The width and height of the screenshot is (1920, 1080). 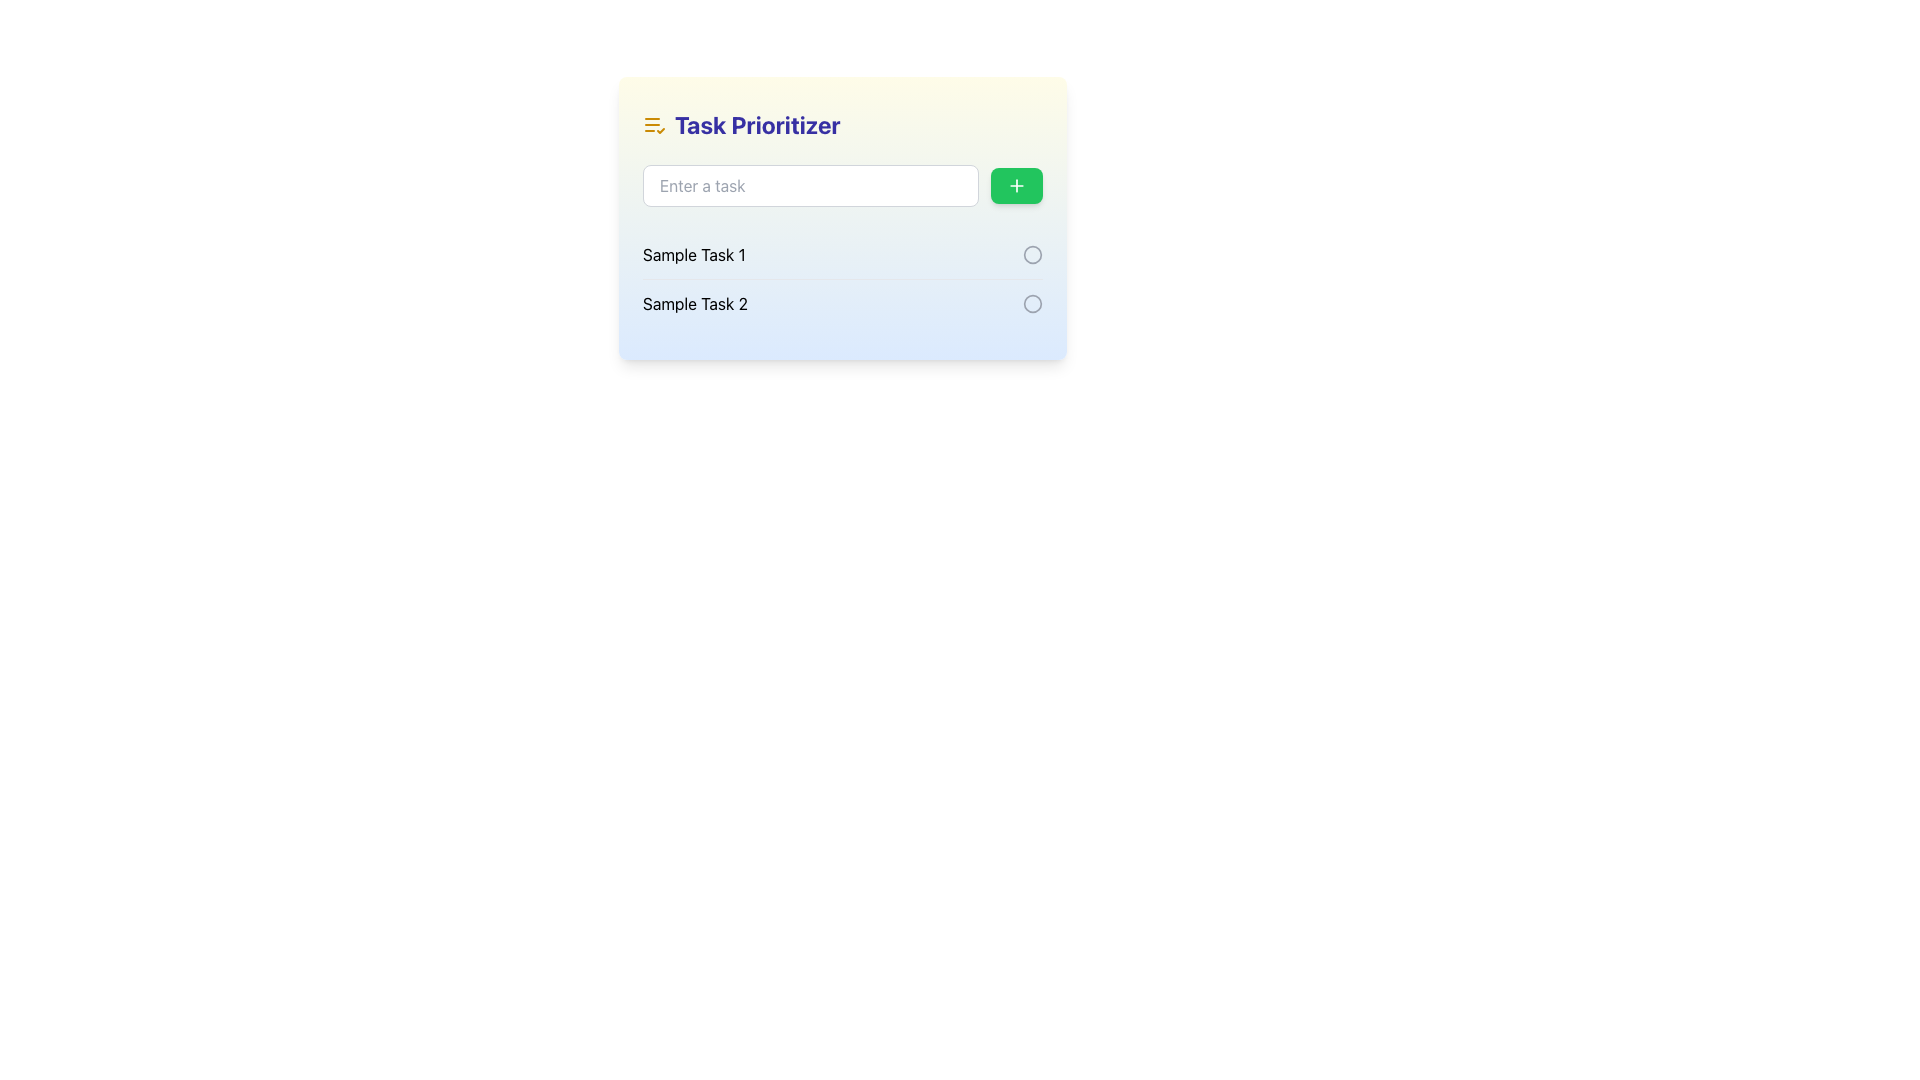 What do you see at coordinates (1017, 185) in the screenshot?
I see `the action button located to the right of the text input field` at bounding box center [1017, 185].